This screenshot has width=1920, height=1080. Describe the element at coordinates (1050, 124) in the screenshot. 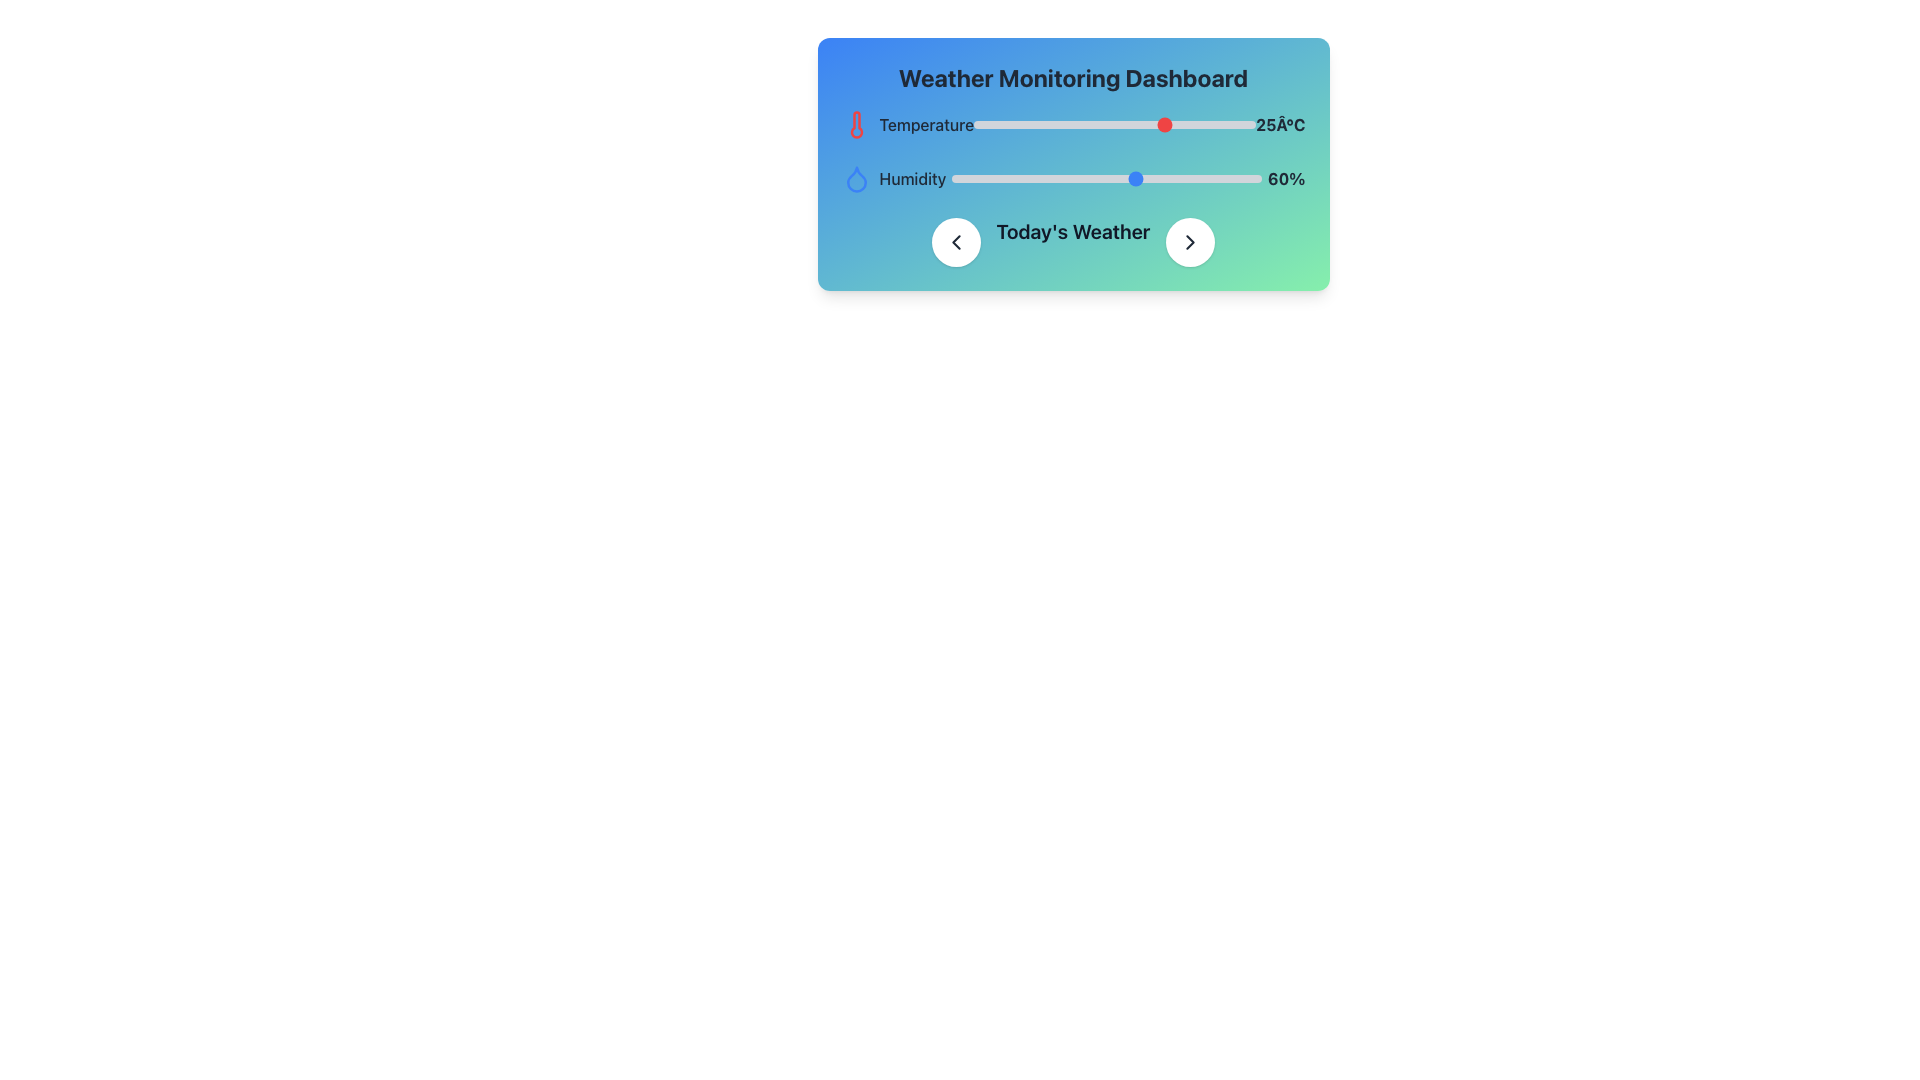

I see `temperature` at that location.